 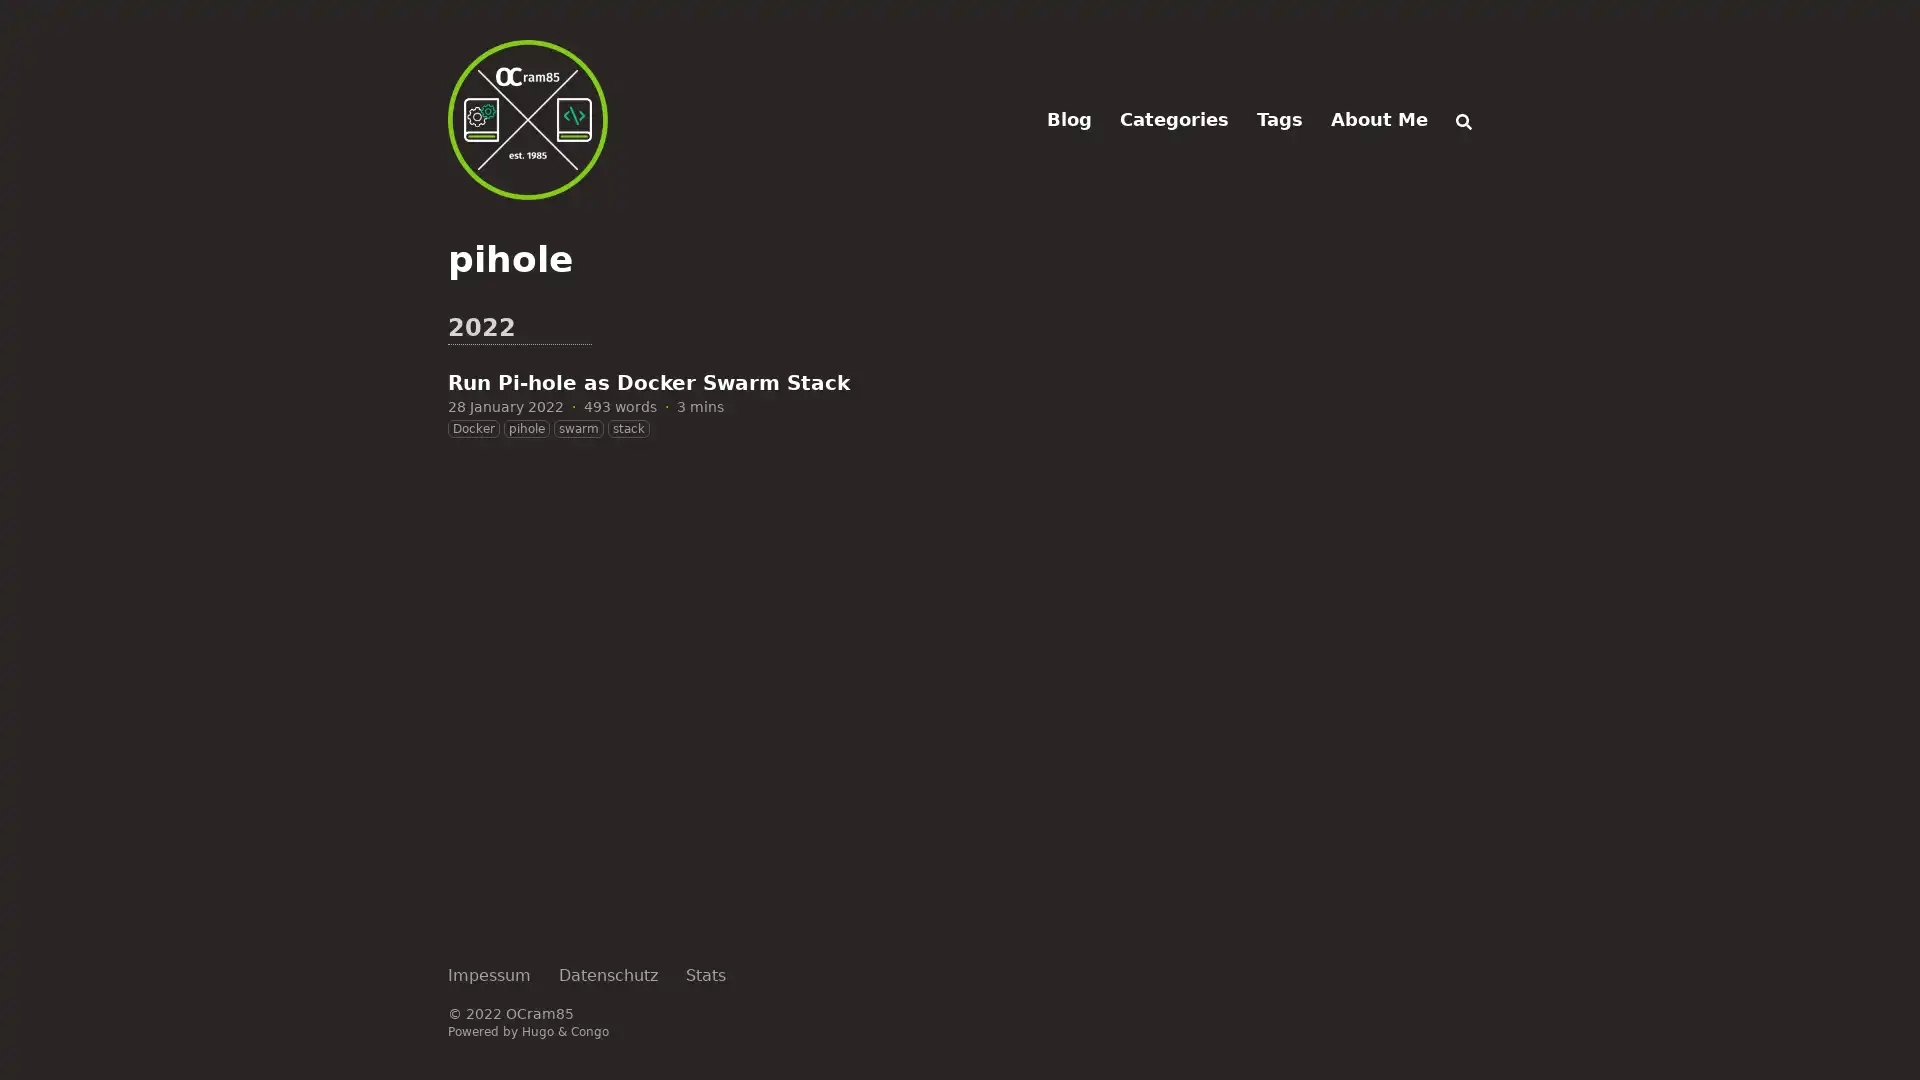 What do you see at coordinates (1464, 120) in the screenshot?
I see `Search (/)` at bounding box center [1464, 120].